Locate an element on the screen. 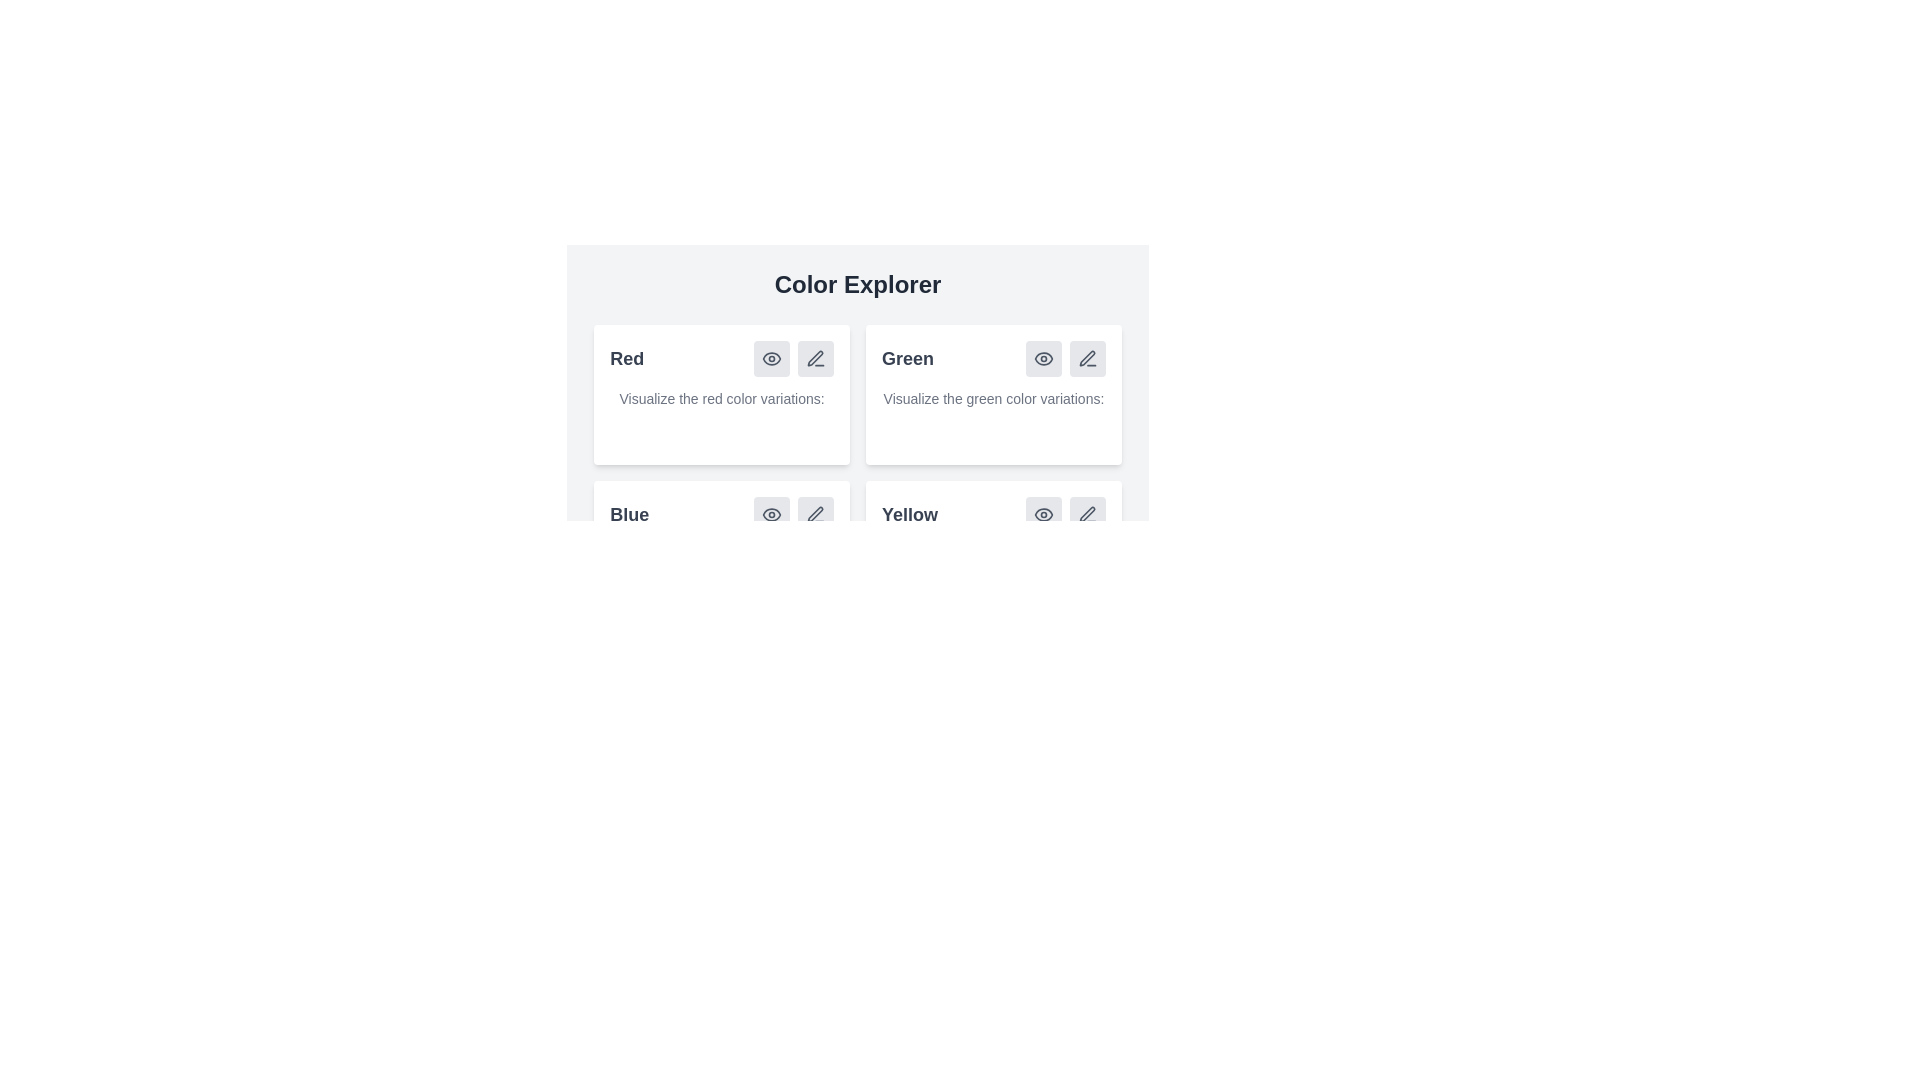 The image size is (1920, 1080). text label that says 'Visualize the red color variations:' located in the upper central area of the card section for the 'Red' color explorer interface is located at coordinates (721, 418).